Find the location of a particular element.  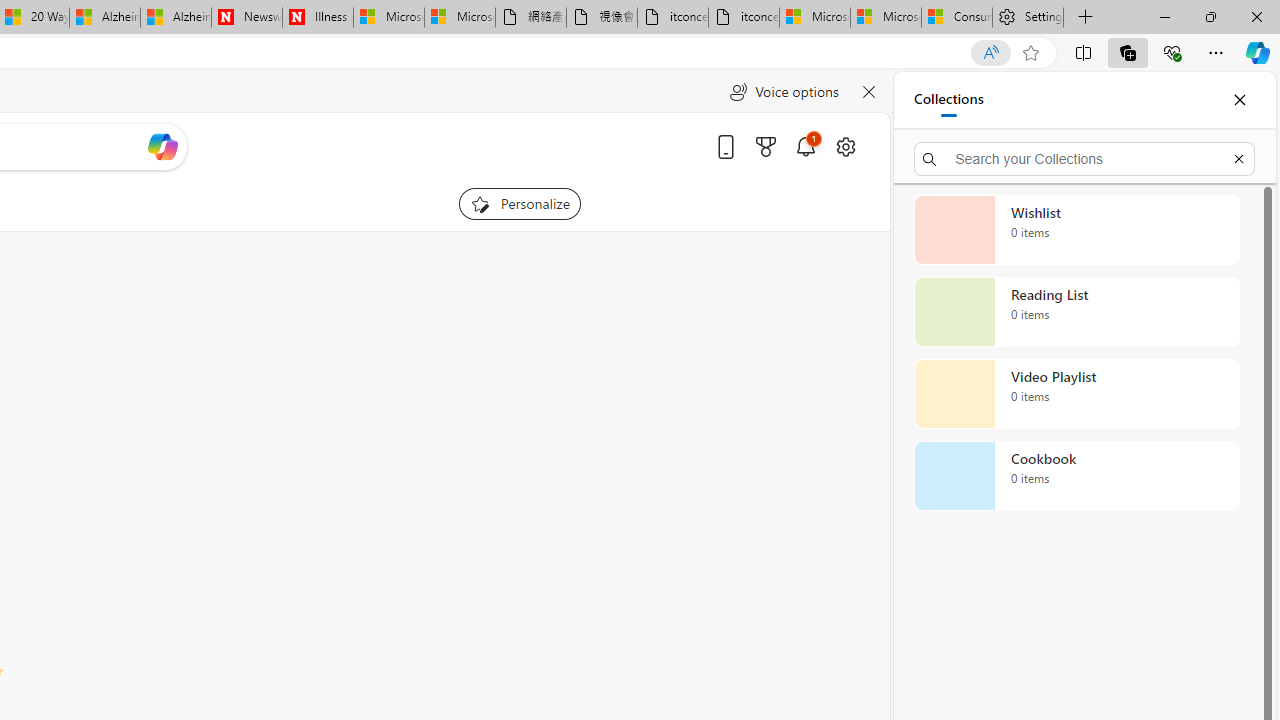

'Wishlist collection, 0 items' is located at coordinates (1076, 229).